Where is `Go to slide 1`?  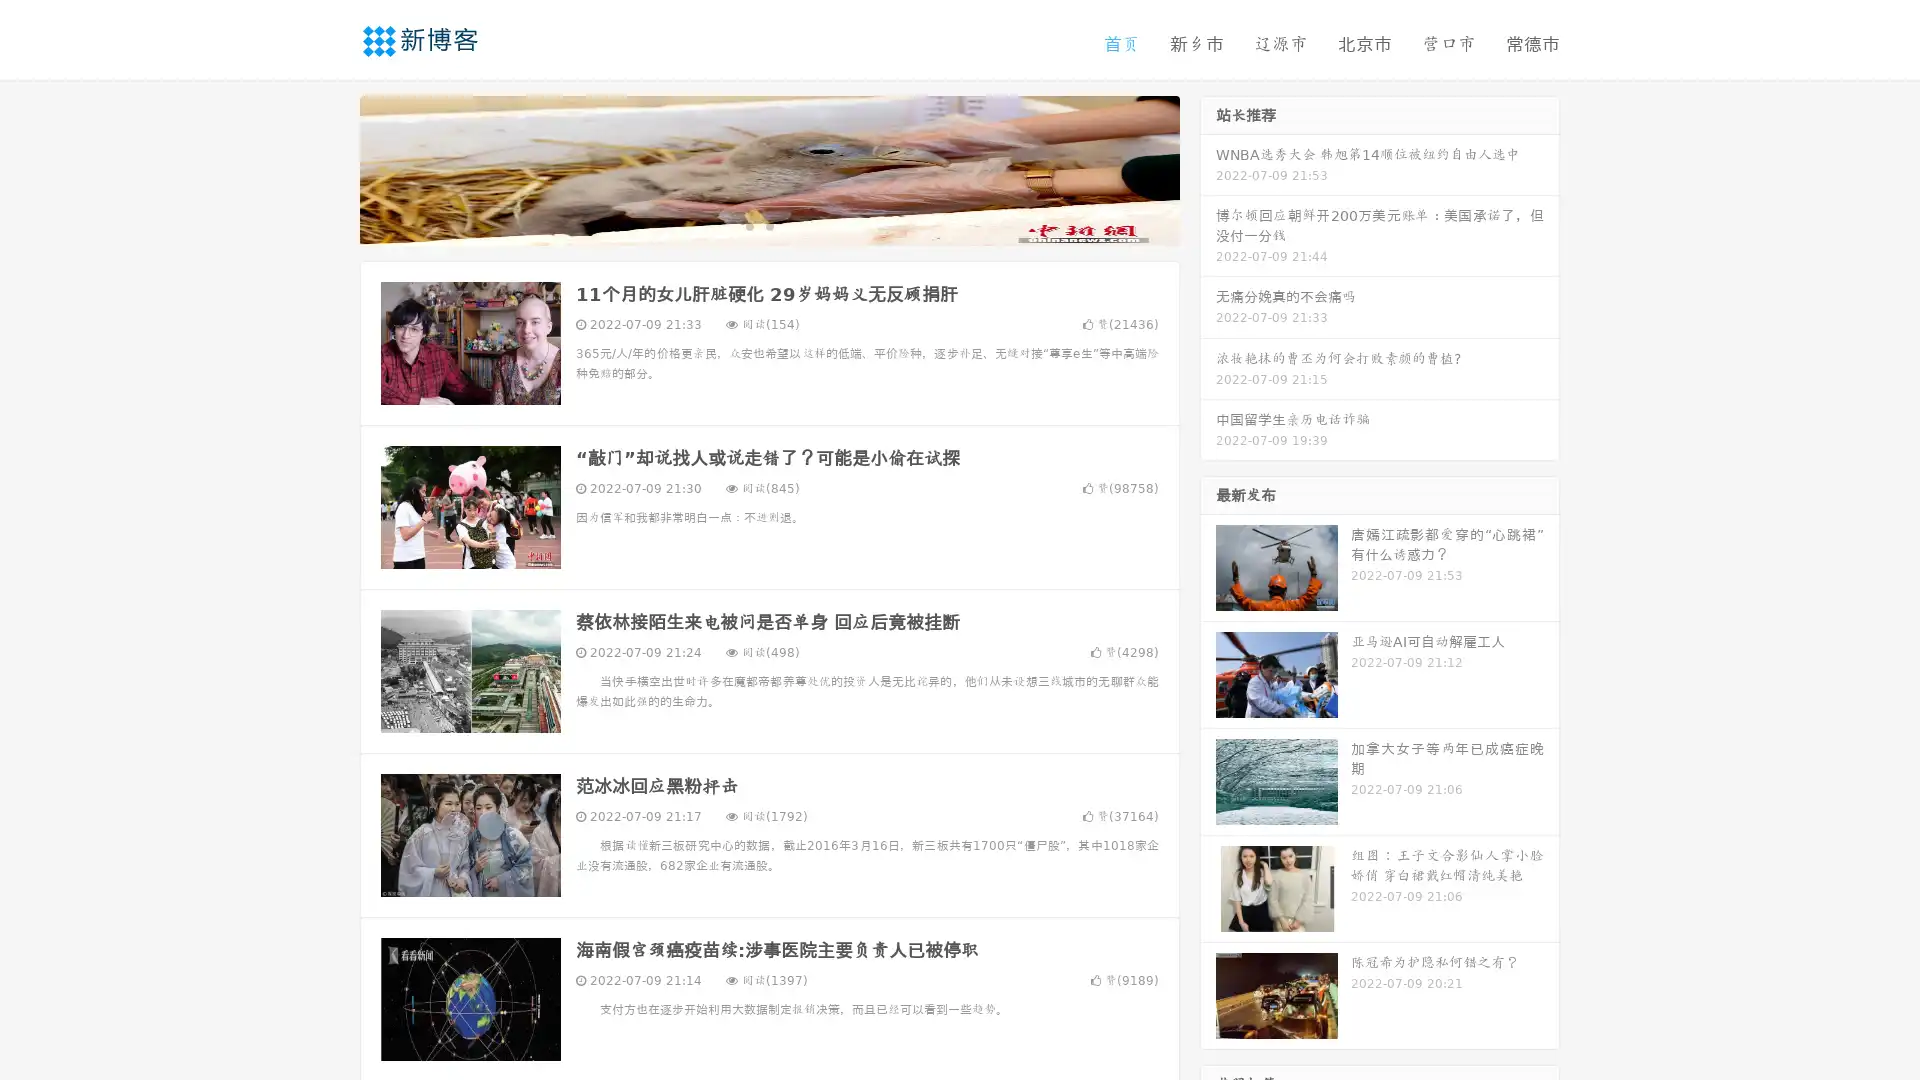
Go to slide 1 is located at coordinates (748, 225).